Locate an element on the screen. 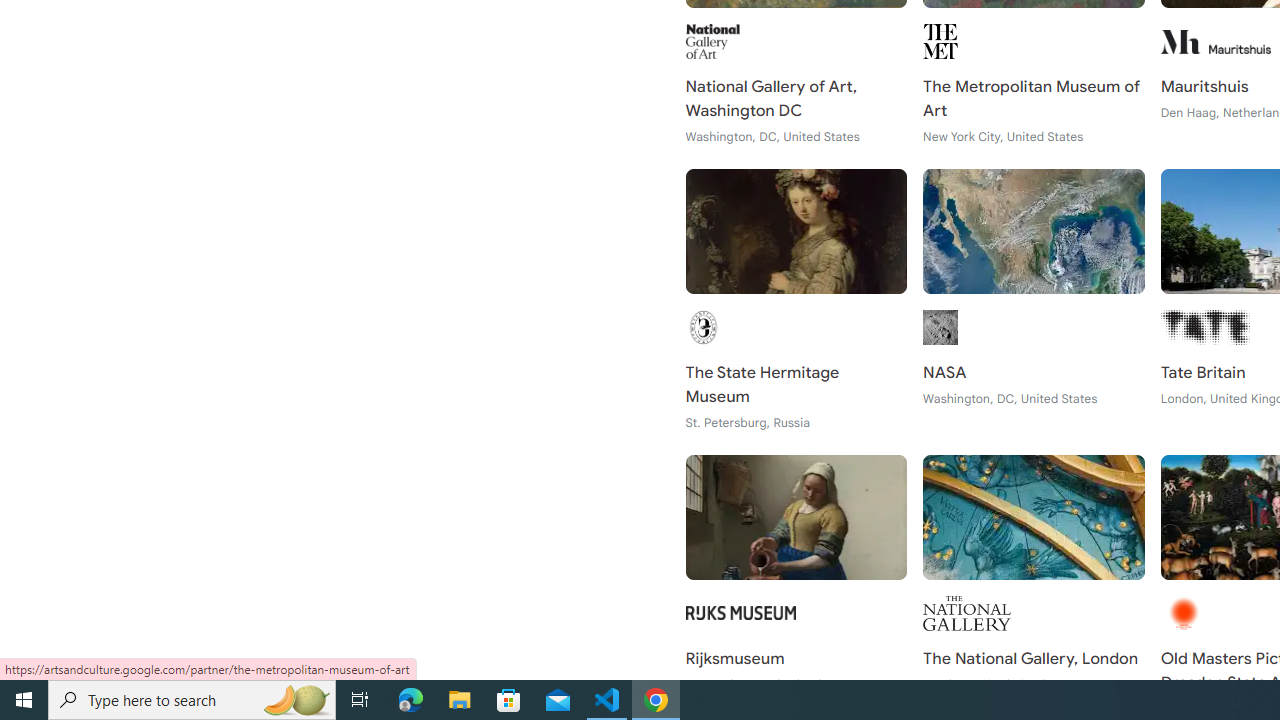 The image size is (1280, 720). 'The National Gallery, London London, United Kingdom' is located at coordinates (1034, 585).